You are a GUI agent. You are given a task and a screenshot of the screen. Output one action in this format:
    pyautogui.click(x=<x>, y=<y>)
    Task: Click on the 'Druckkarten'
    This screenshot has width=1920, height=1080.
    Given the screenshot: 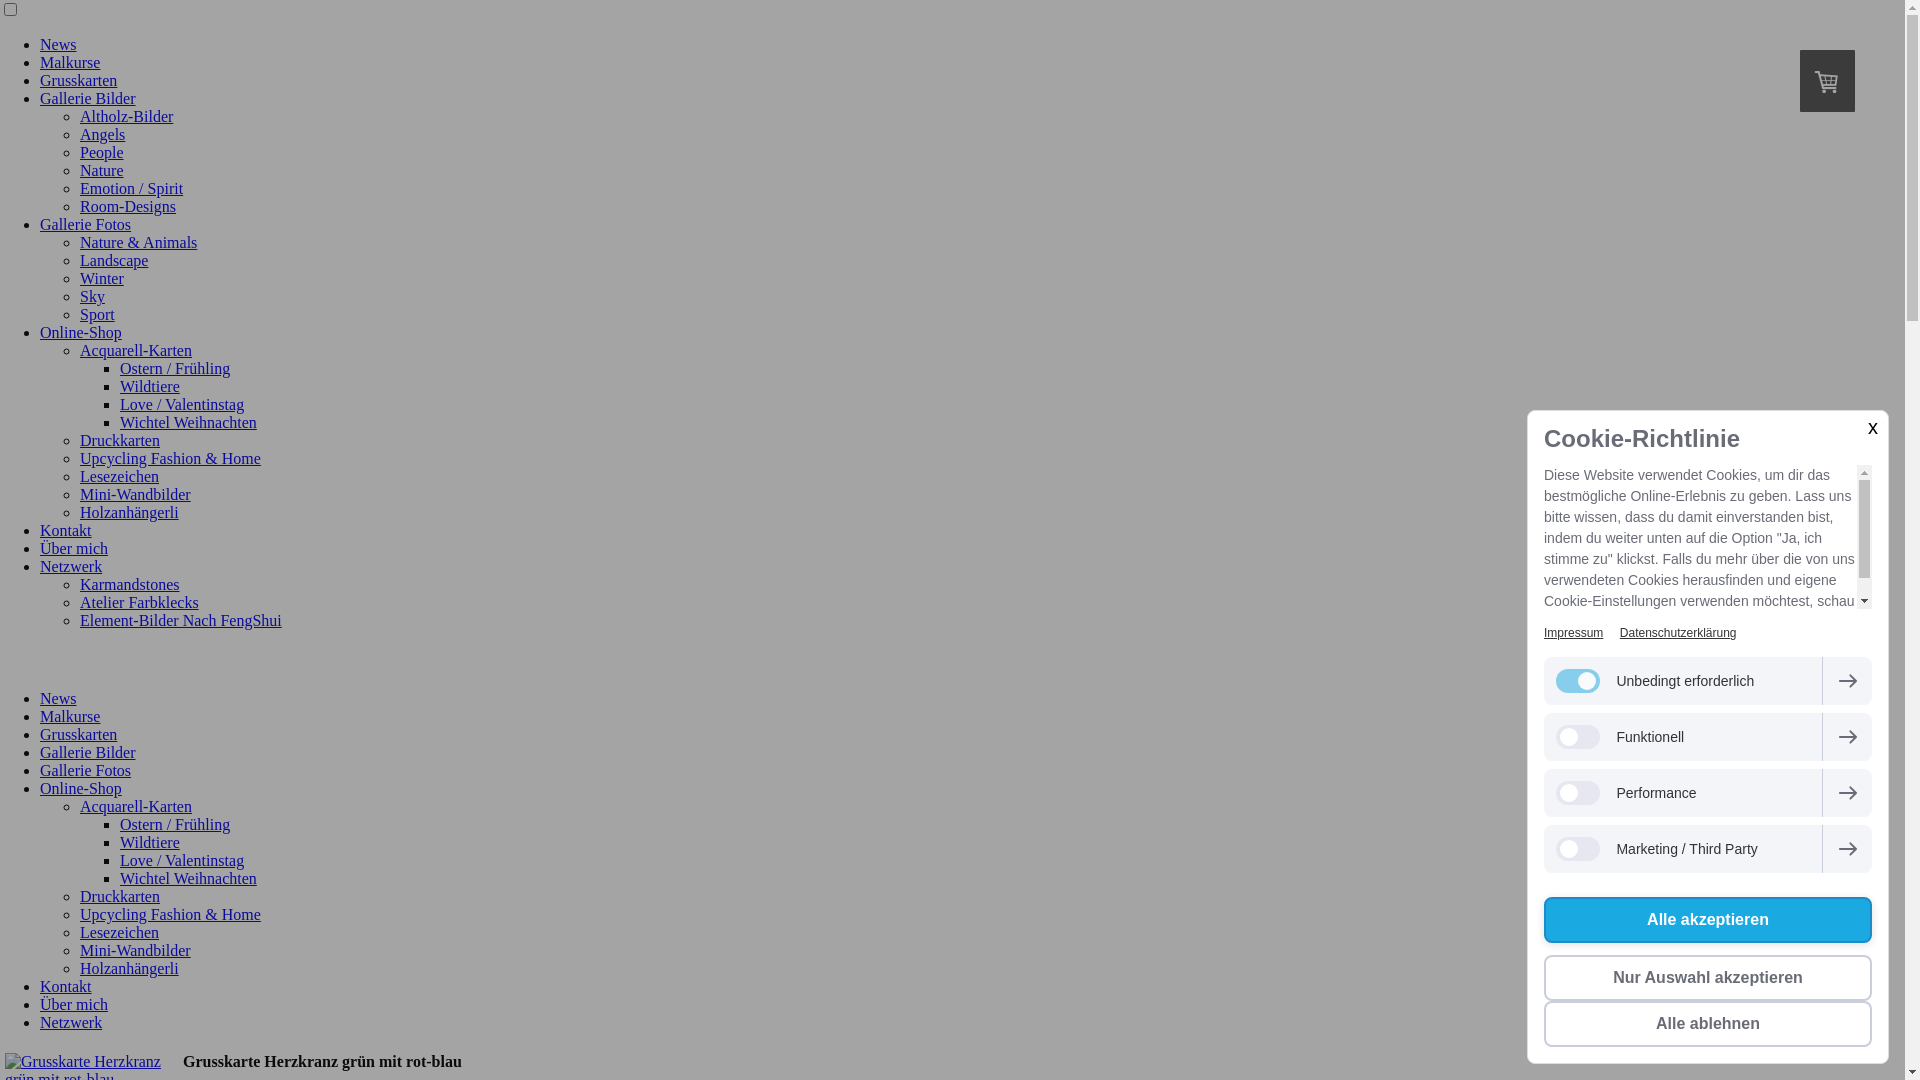 What is the action you would take?
    pyautogui.click(x=119, y=895)
    